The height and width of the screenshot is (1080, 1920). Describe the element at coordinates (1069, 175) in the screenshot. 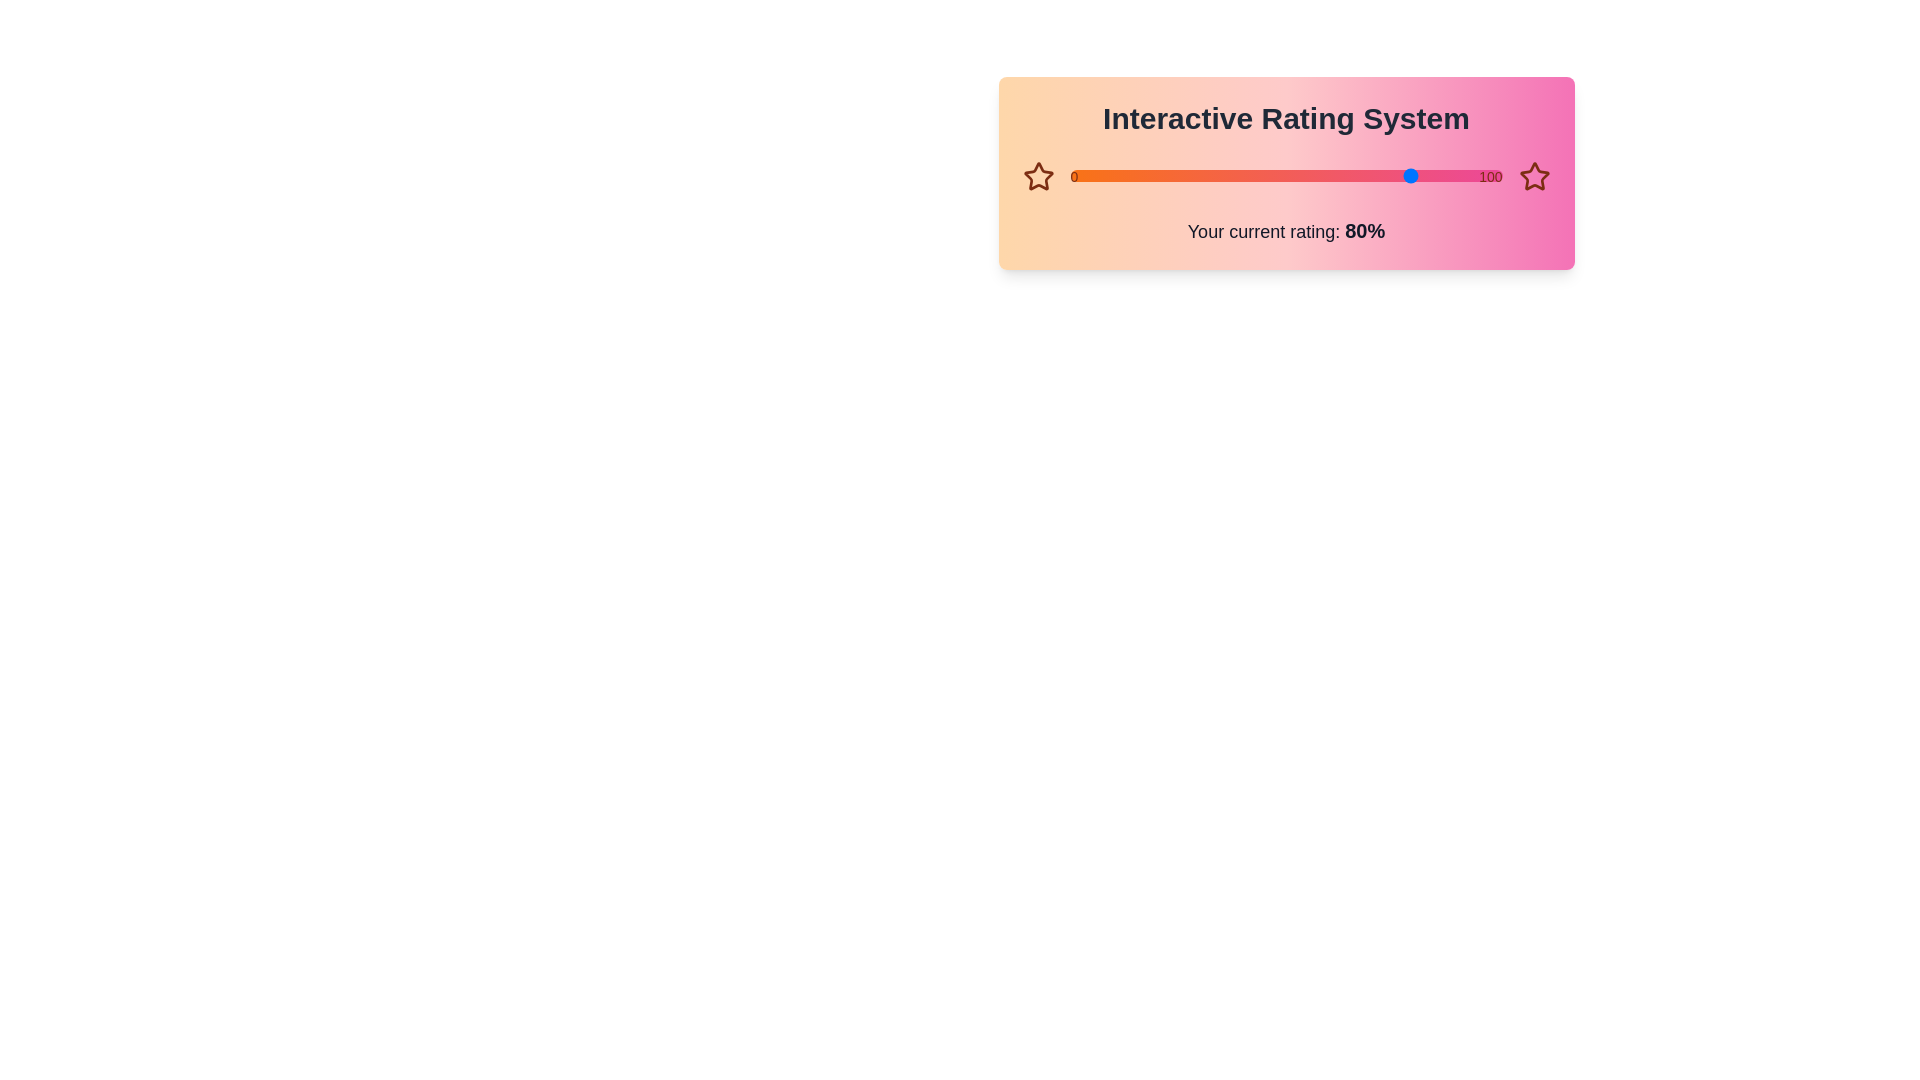

I see `the slider to set the rating to 31%` at that location.